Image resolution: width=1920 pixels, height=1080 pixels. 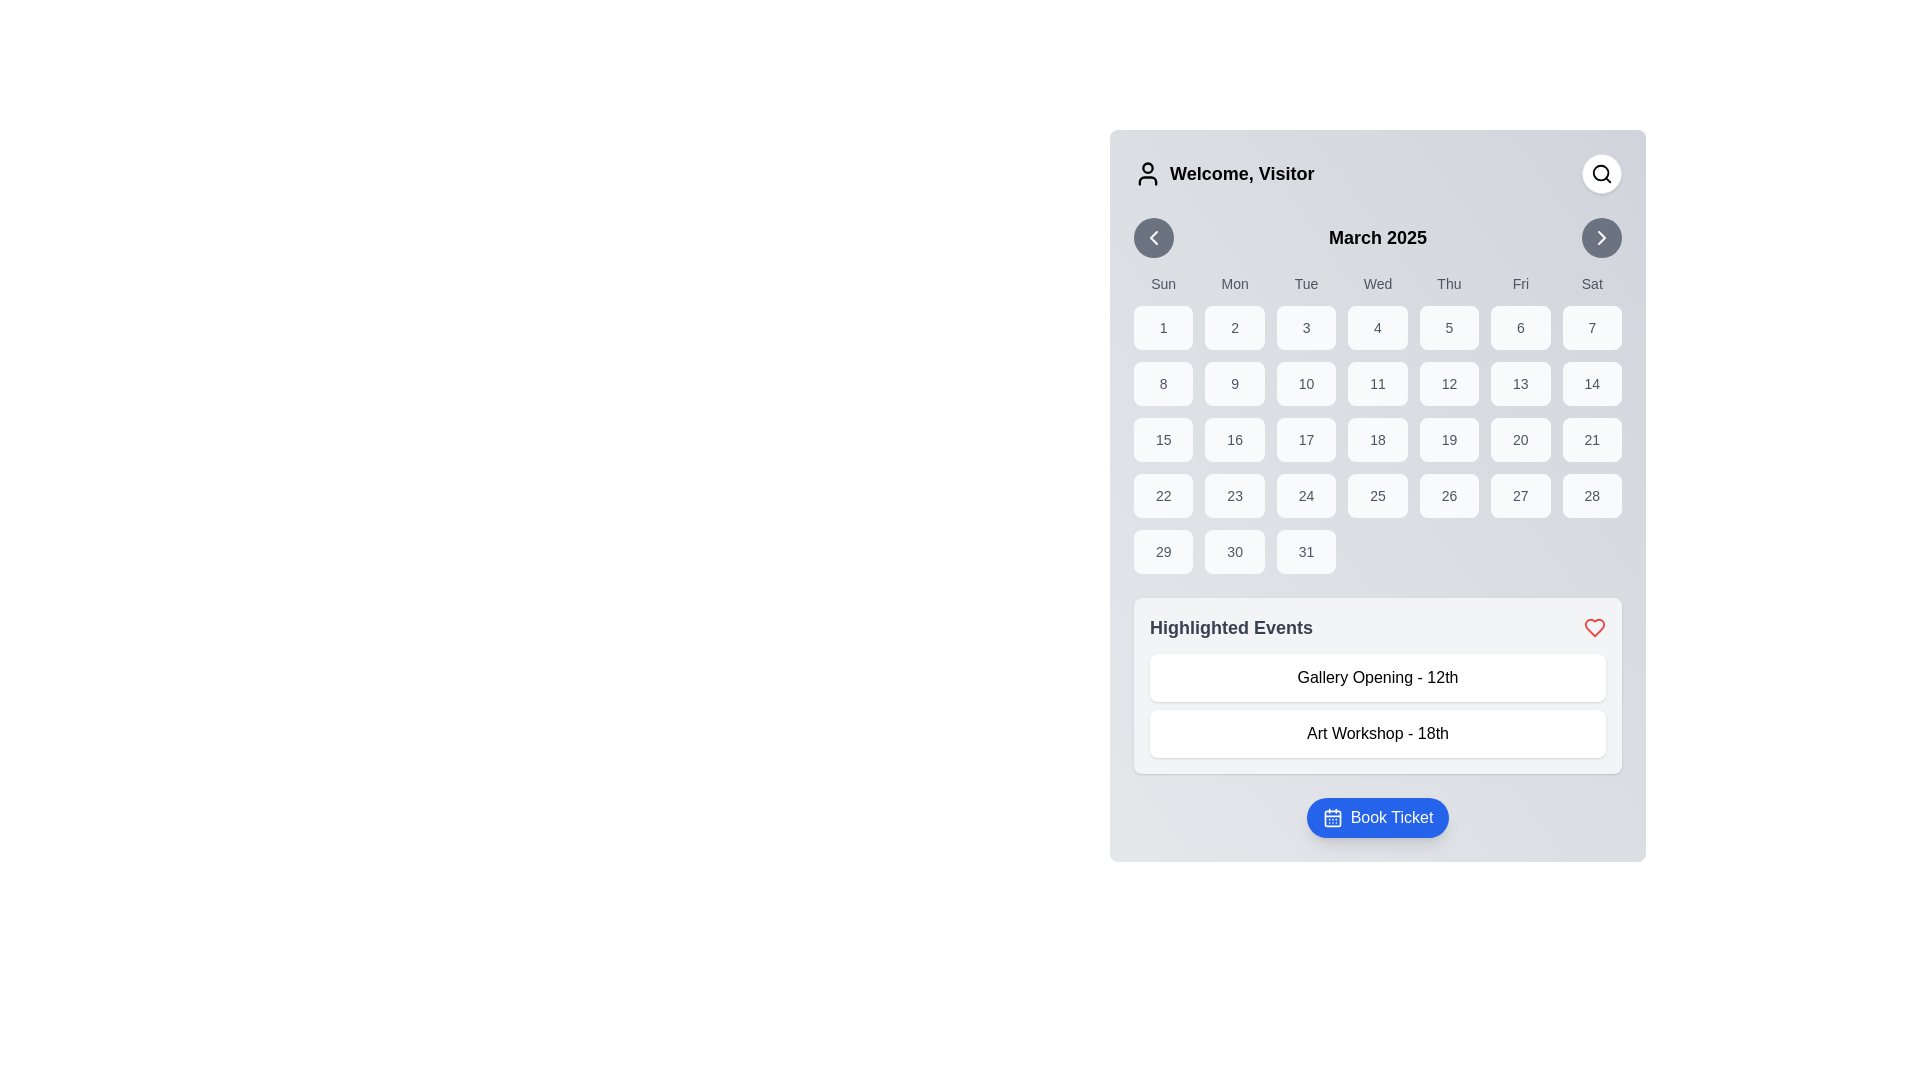 What do you see at coordinates (1376, 237) in the screenshot?
I see `the text label displaying the currently selected month and year in the calendar, which is located in the central part of the calendar component, between the navigation buttons` at bounding box center [1376, 237].